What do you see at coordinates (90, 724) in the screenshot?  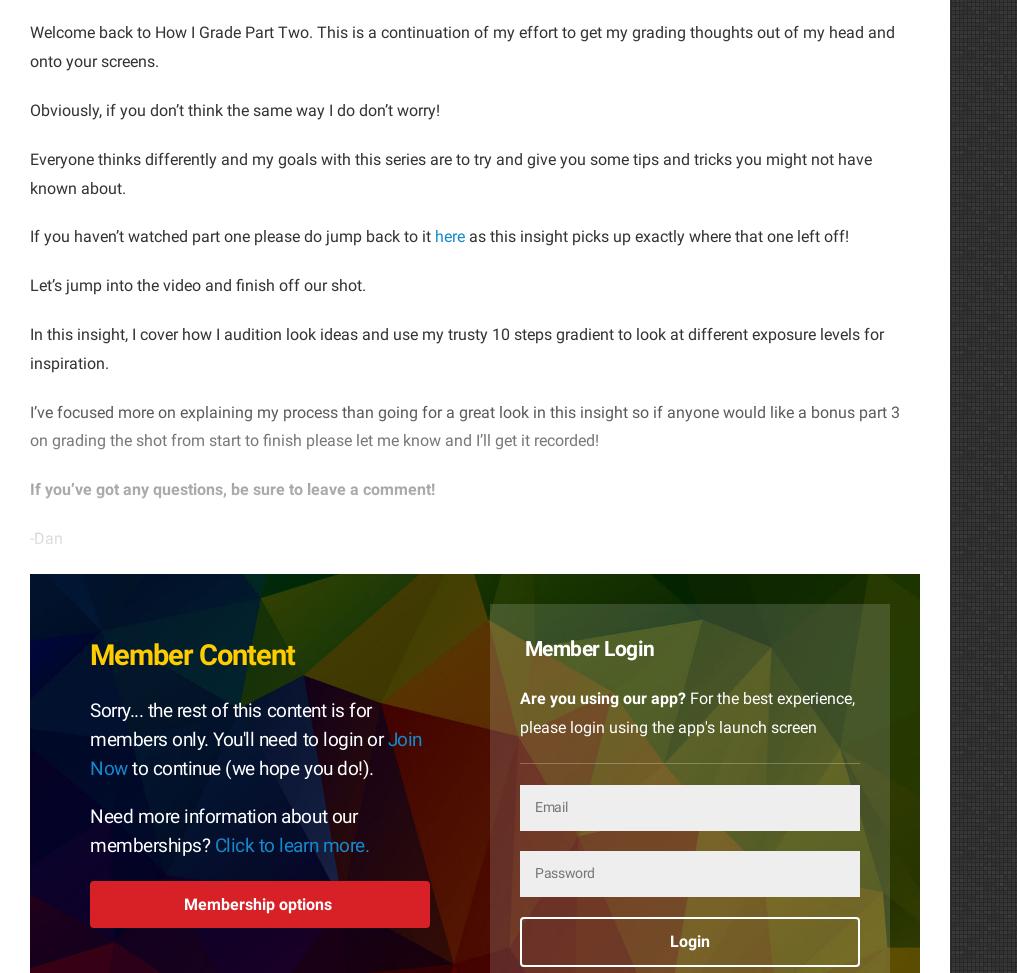 I see `'Sorry... the rest of this content is for members only. You'll need to login or'` at bounding box center [90, 724].